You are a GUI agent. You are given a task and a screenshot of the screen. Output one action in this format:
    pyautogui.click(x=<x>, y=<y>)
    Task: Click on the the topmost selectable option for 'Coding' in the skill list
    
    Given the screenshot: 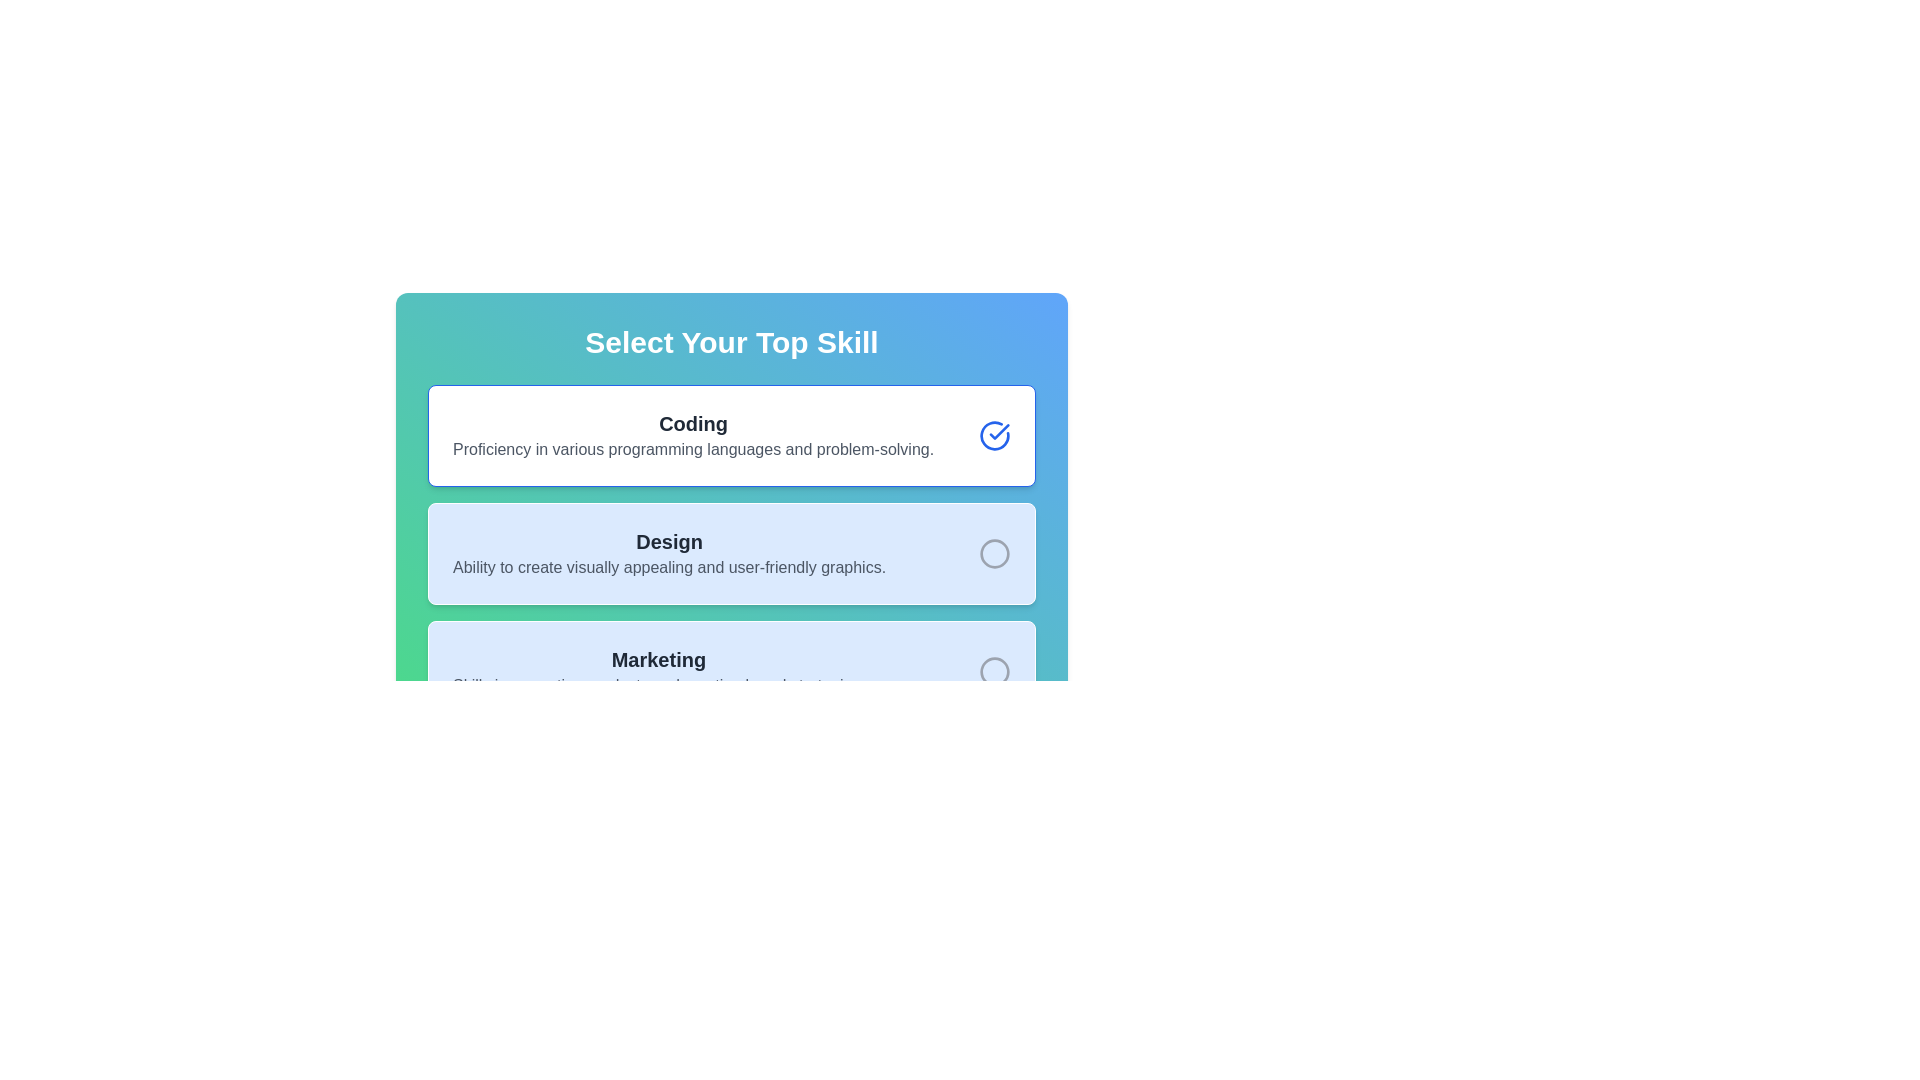 What is the action you would take?
    pyautogui.click(x=730, y=474)
    